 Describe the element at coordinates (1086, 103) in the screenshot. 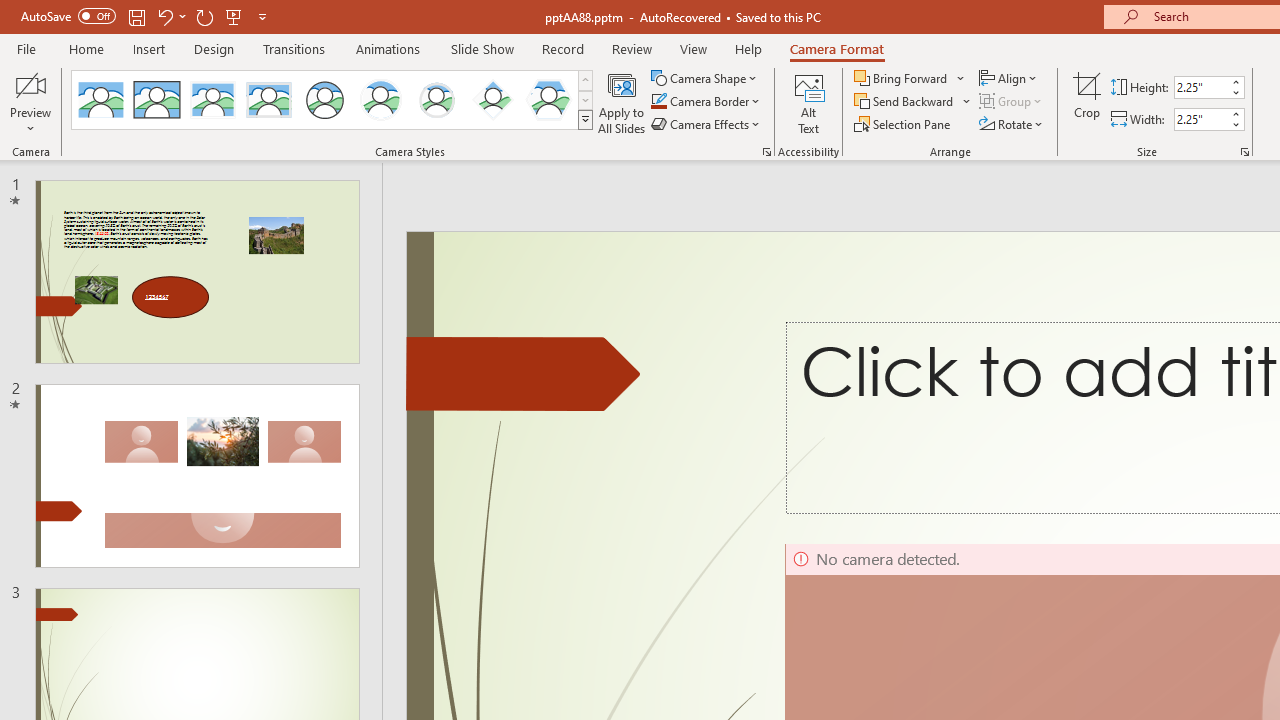

I see `'Crop'` at that location.